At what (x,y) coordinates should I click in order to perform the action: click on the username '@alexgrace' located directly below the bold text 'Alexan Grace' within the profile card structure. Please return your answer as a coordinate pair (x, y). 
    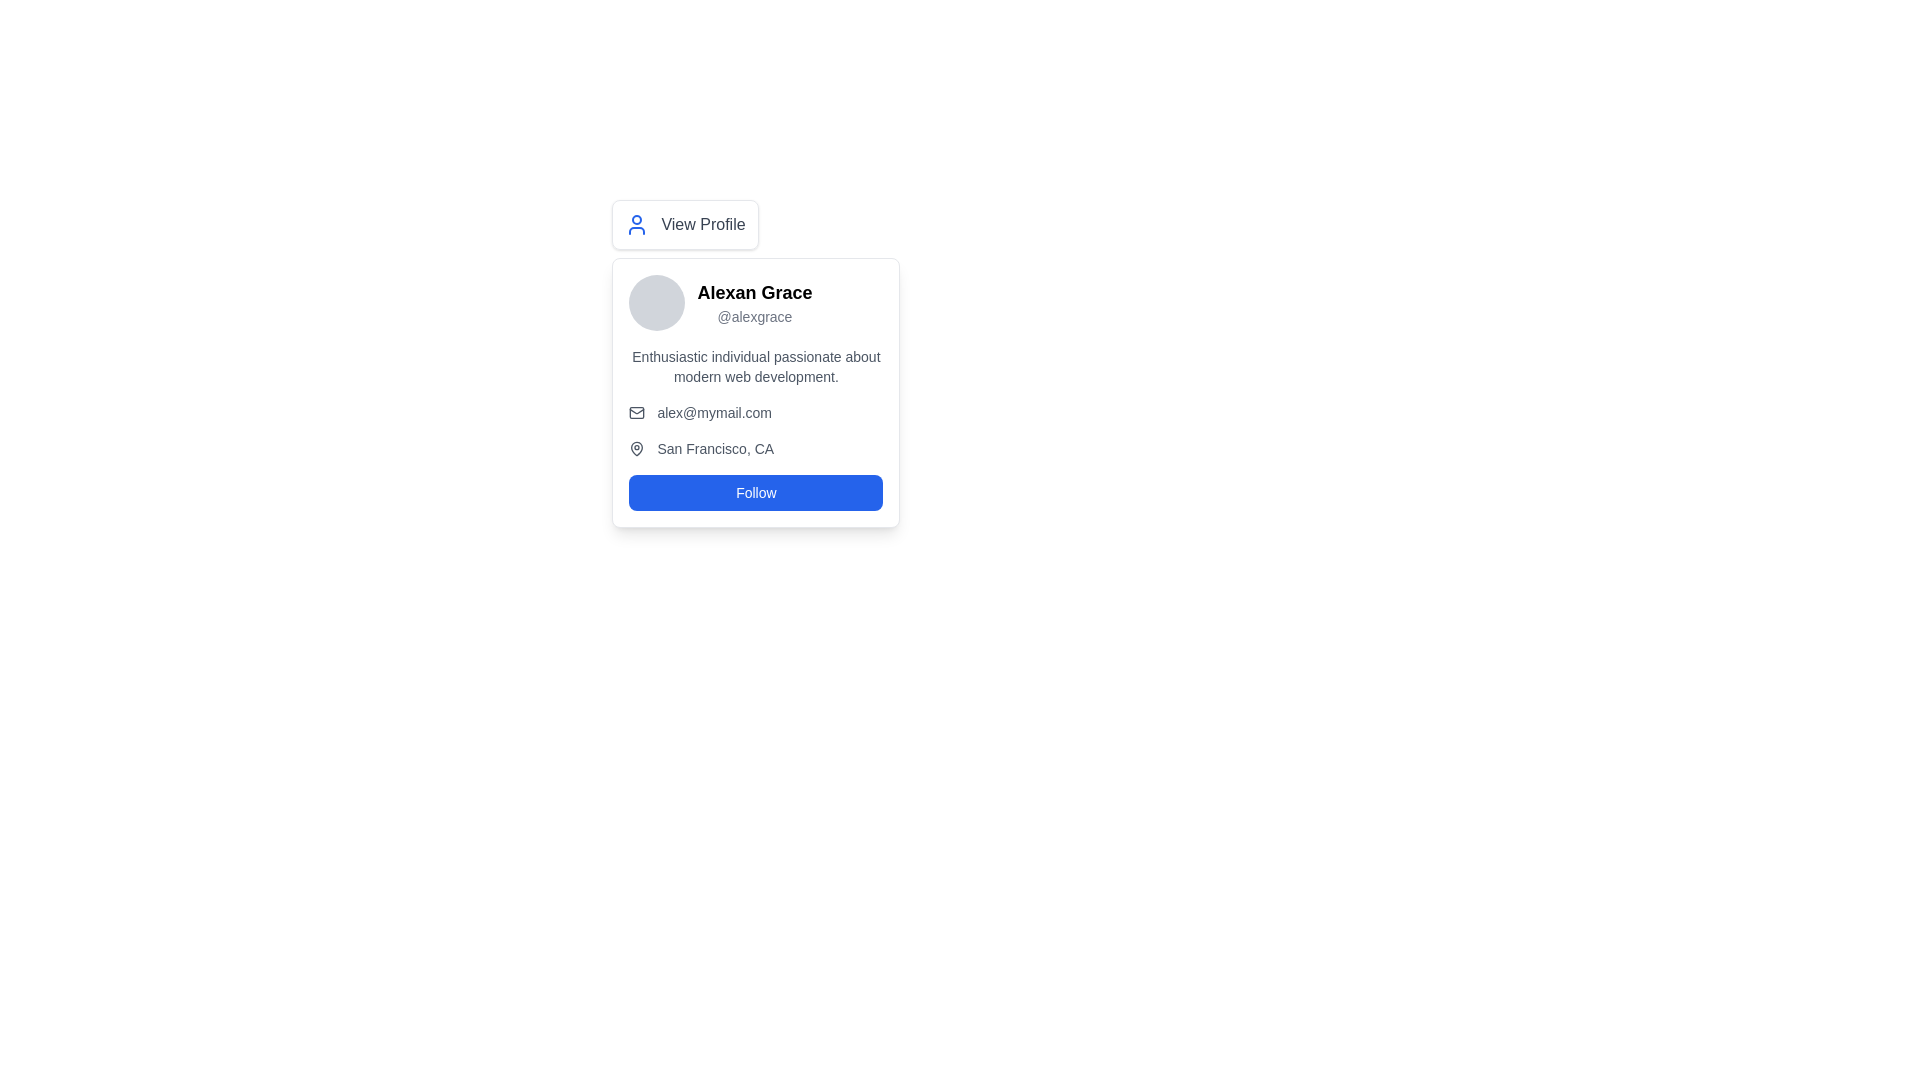
    Looking at the image, I should click on (753, 315).